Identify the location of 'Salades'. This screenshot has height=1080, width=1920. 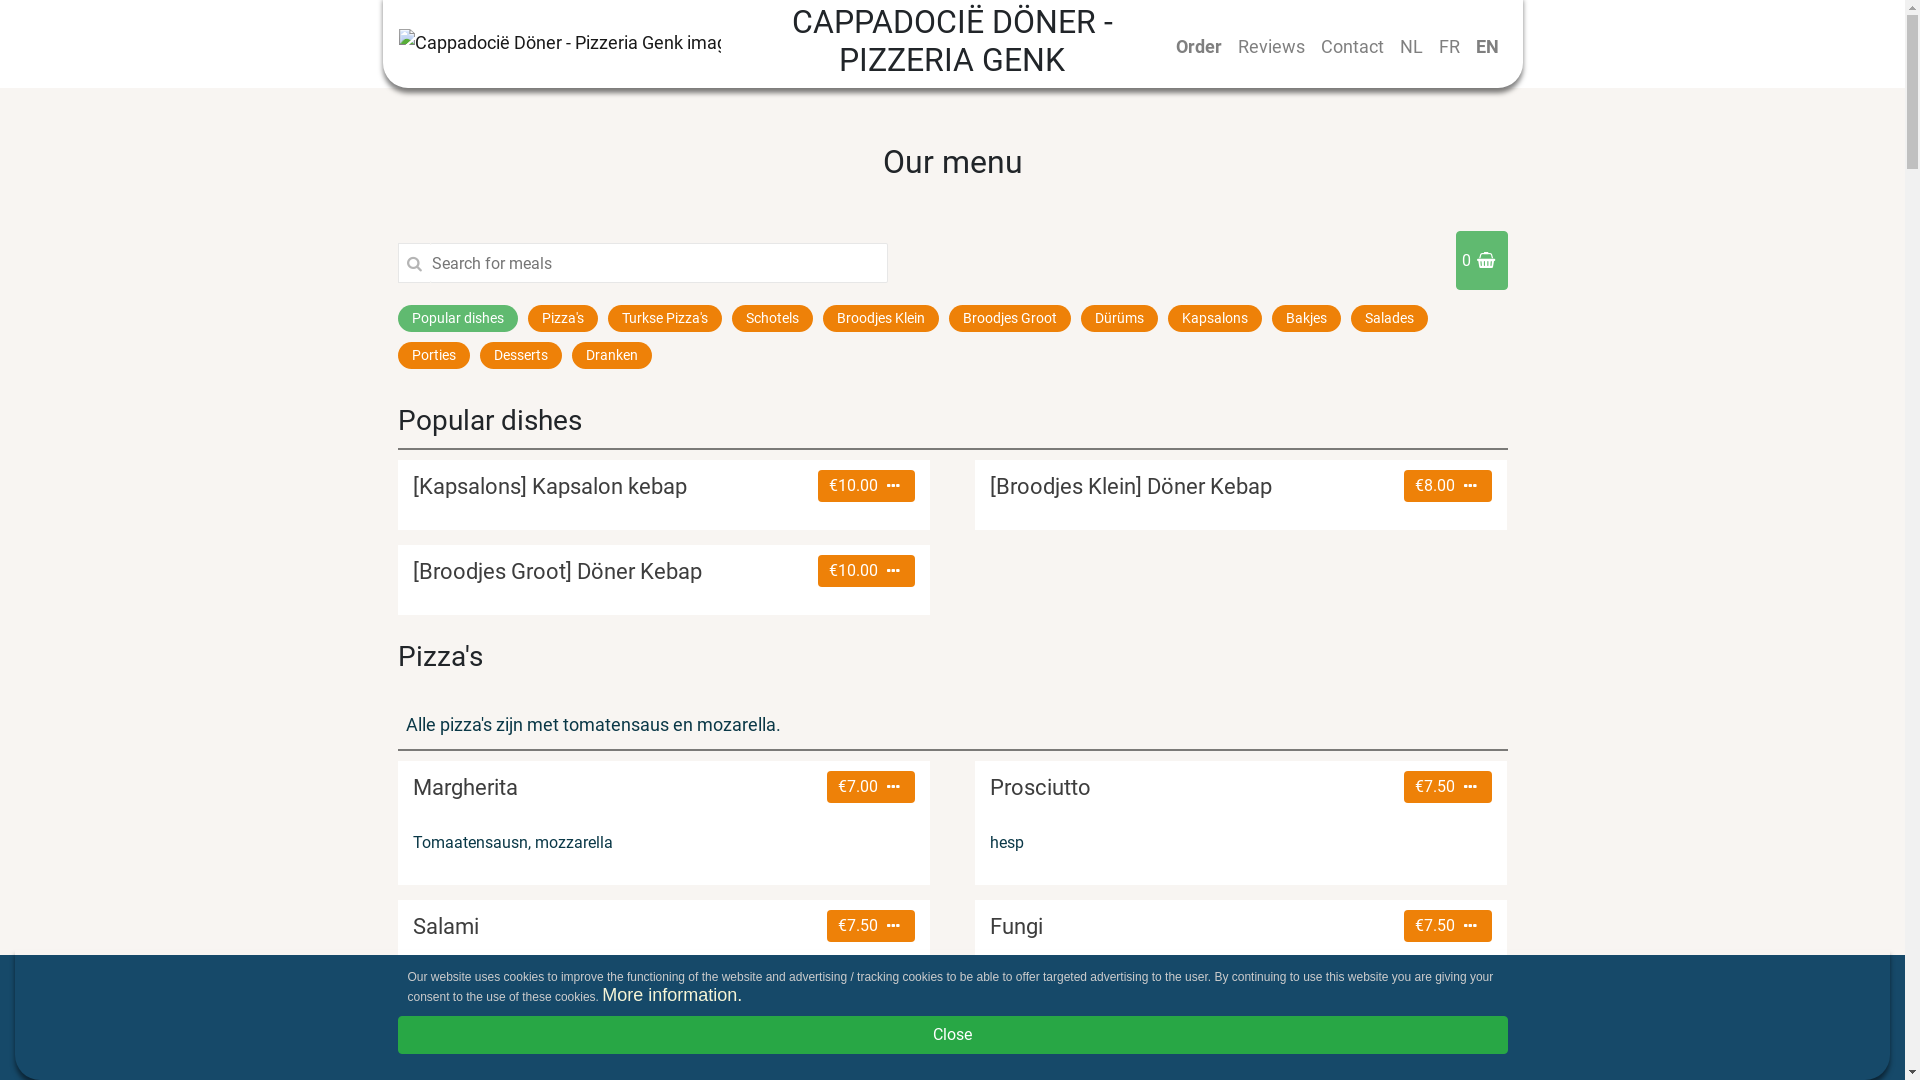
(1387, 317).